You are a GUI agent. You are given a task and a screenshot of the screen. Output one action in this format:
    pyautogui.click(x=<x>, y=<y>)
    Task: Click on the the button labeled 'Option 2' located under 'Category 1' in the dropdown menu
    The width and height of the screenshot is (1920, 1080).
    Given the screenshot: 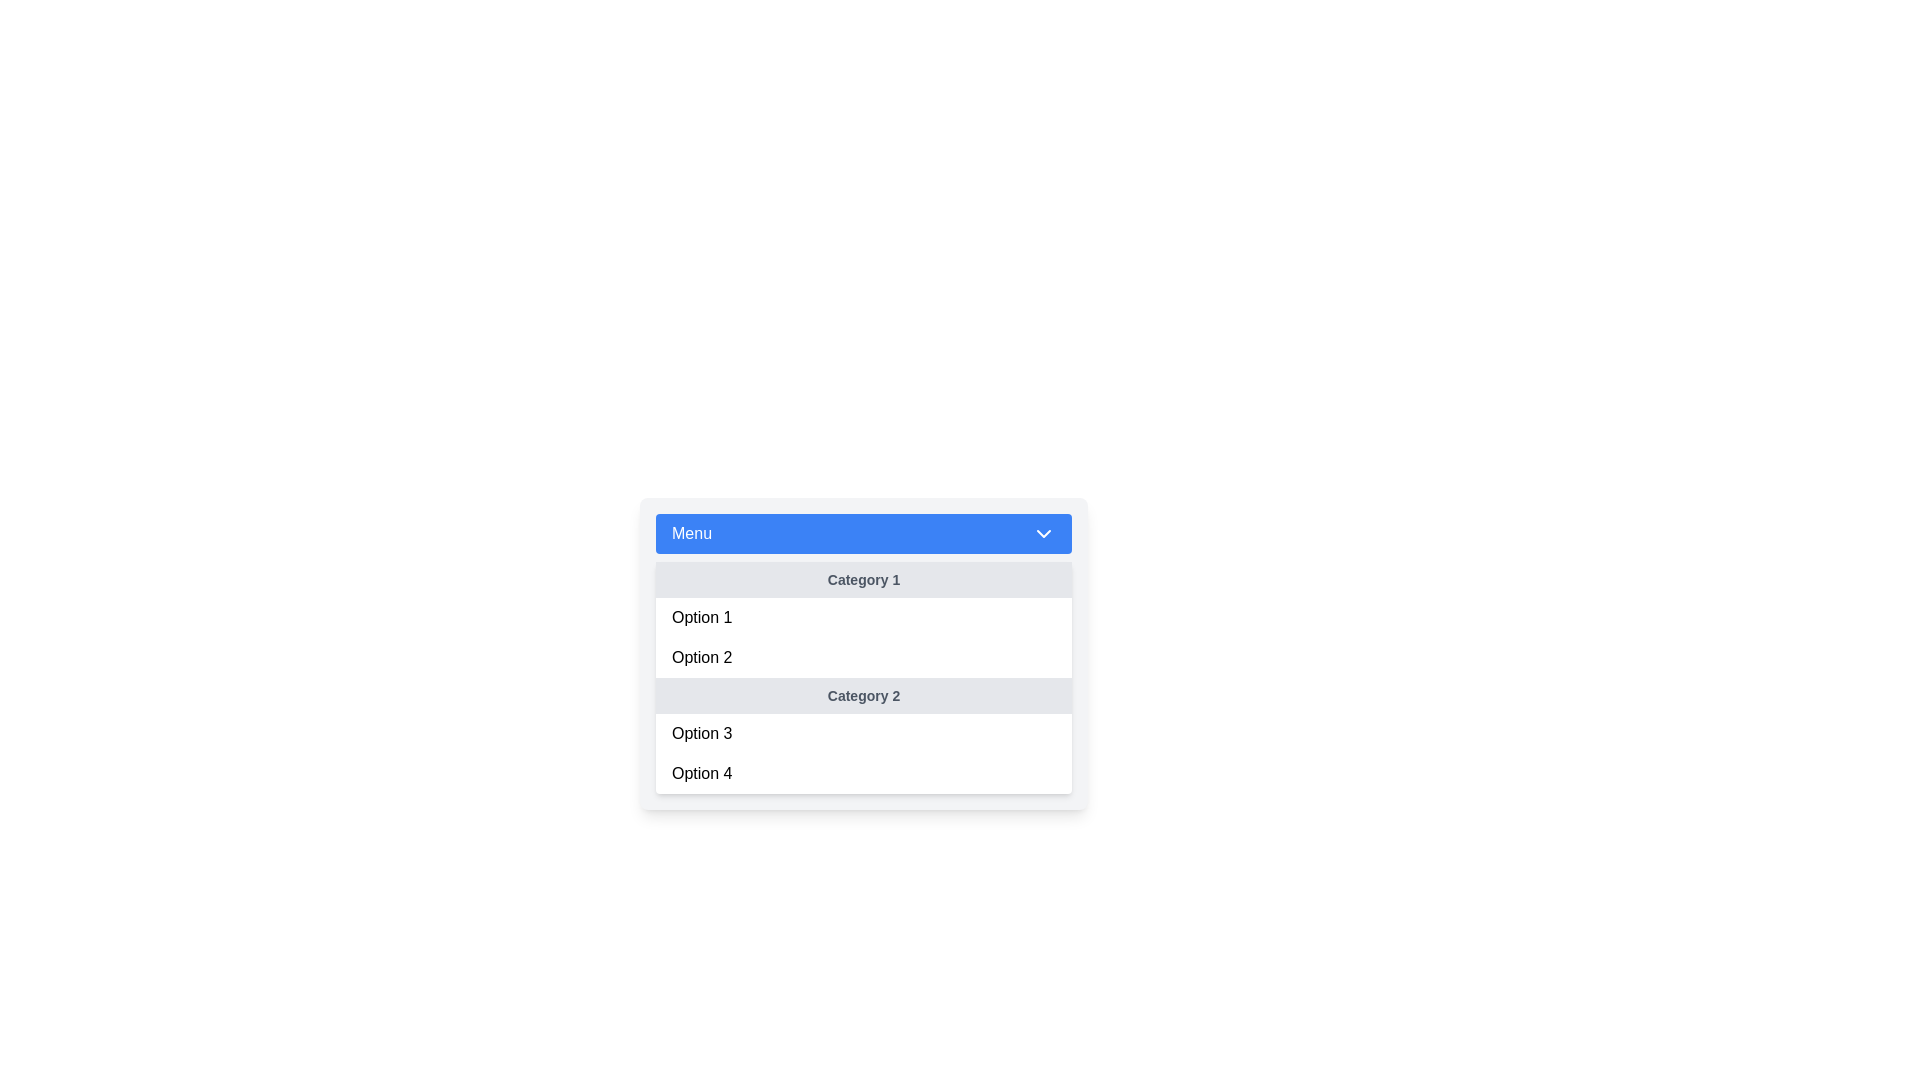 What is the action you would take?
    pyautogui.click(x=864, y=658)
    